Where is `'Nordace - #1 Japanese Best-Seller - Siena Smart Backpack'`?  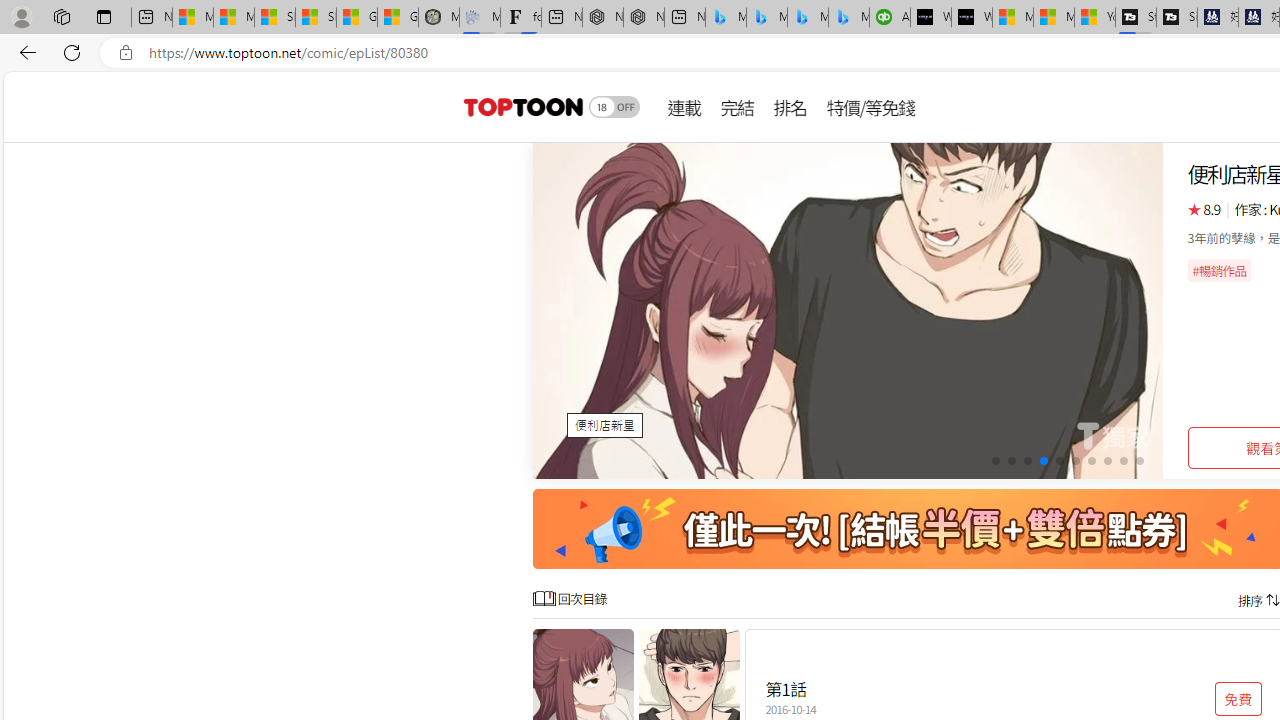 'Nordace - #1 Japanese Best-Seller - Siena Smart Backpack' is located at coordinates (643, 17).